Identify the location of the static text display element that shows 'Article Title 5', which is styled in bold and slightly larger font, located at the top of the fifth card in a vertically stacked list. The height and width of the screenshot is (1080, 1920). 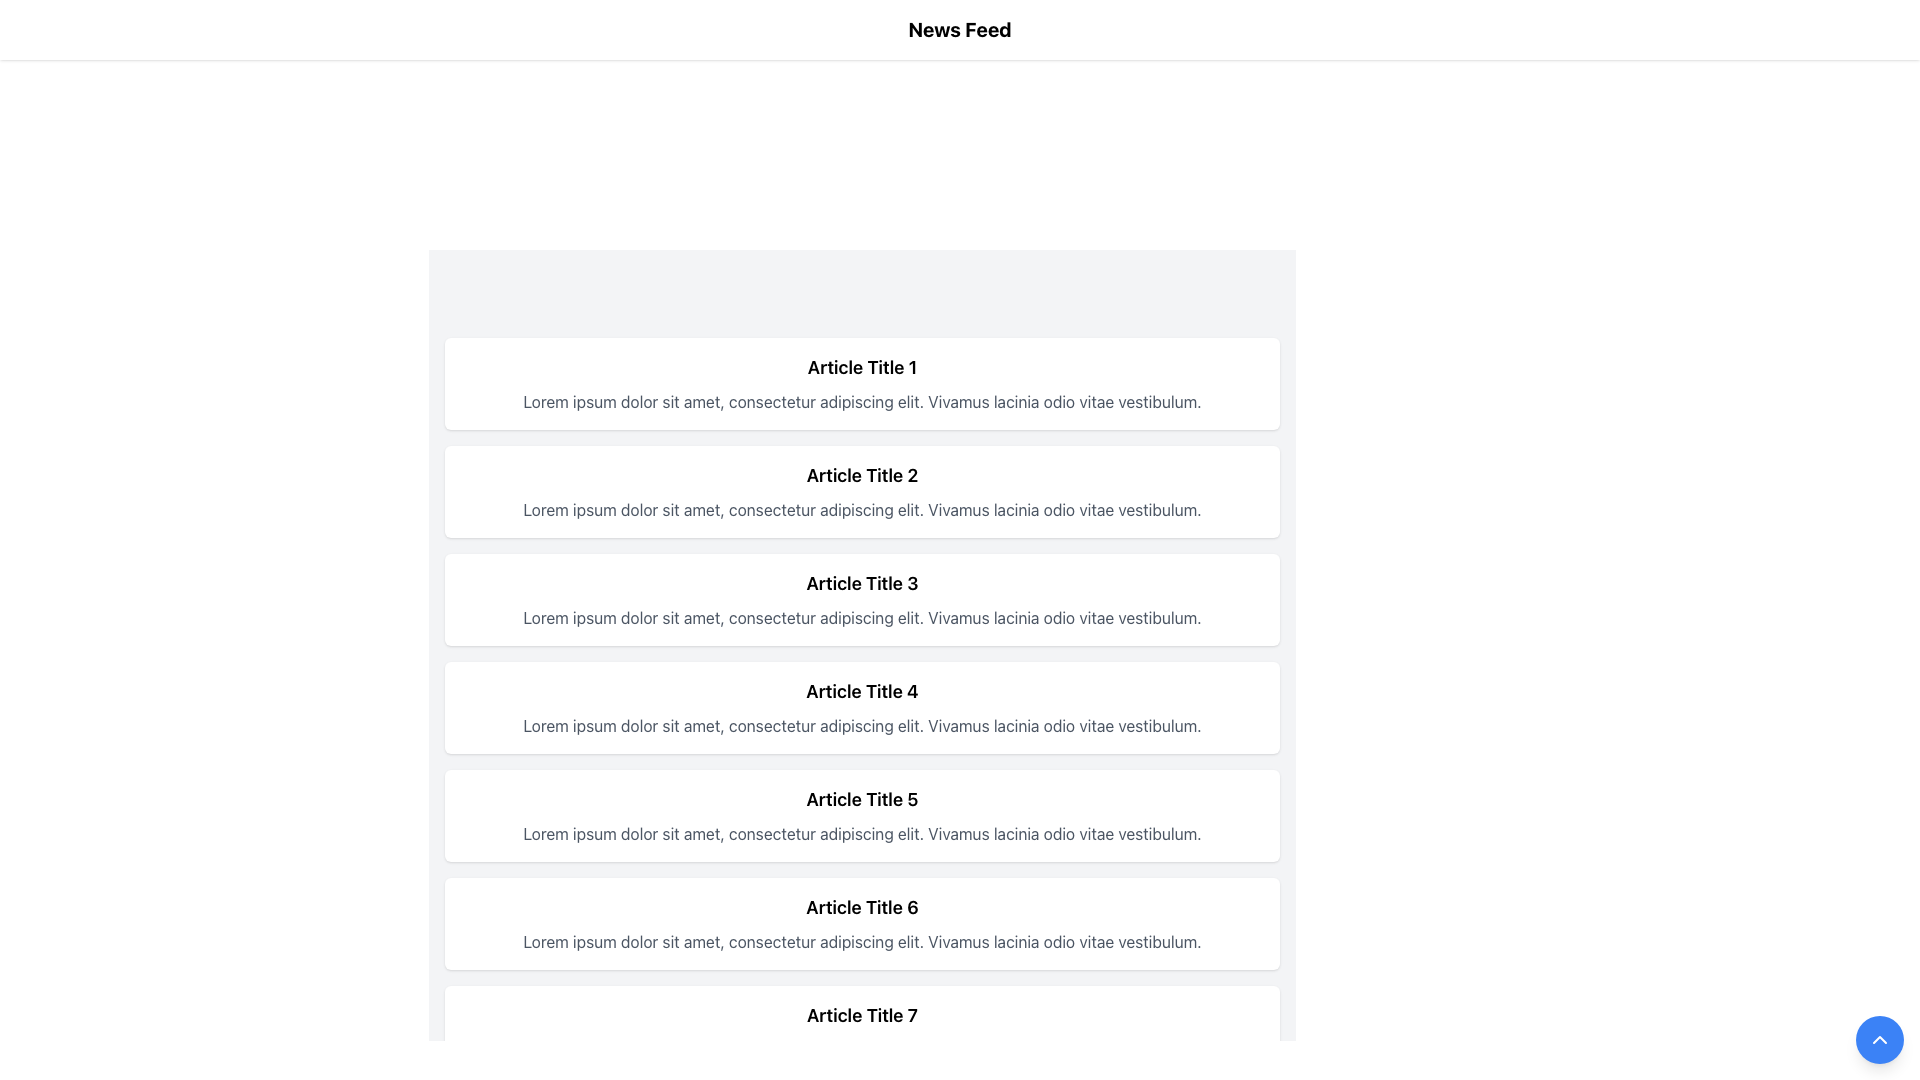
(862, 798).